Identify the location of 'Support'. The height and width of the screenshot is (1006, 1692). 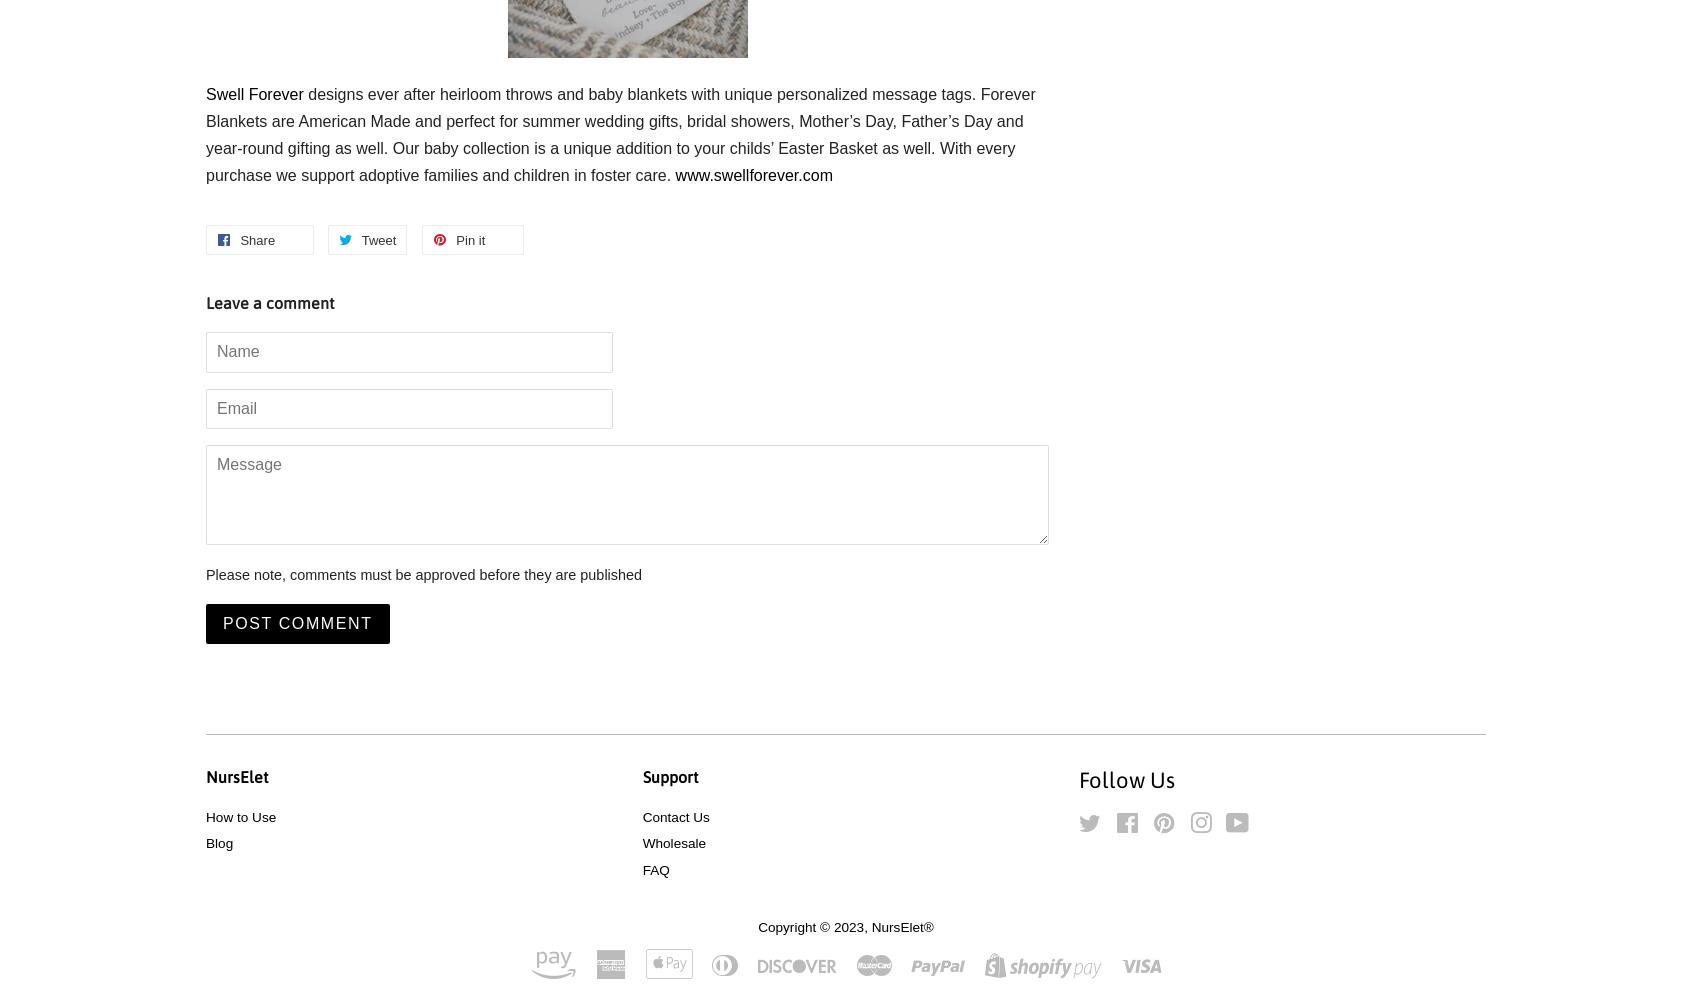
(669, 776).